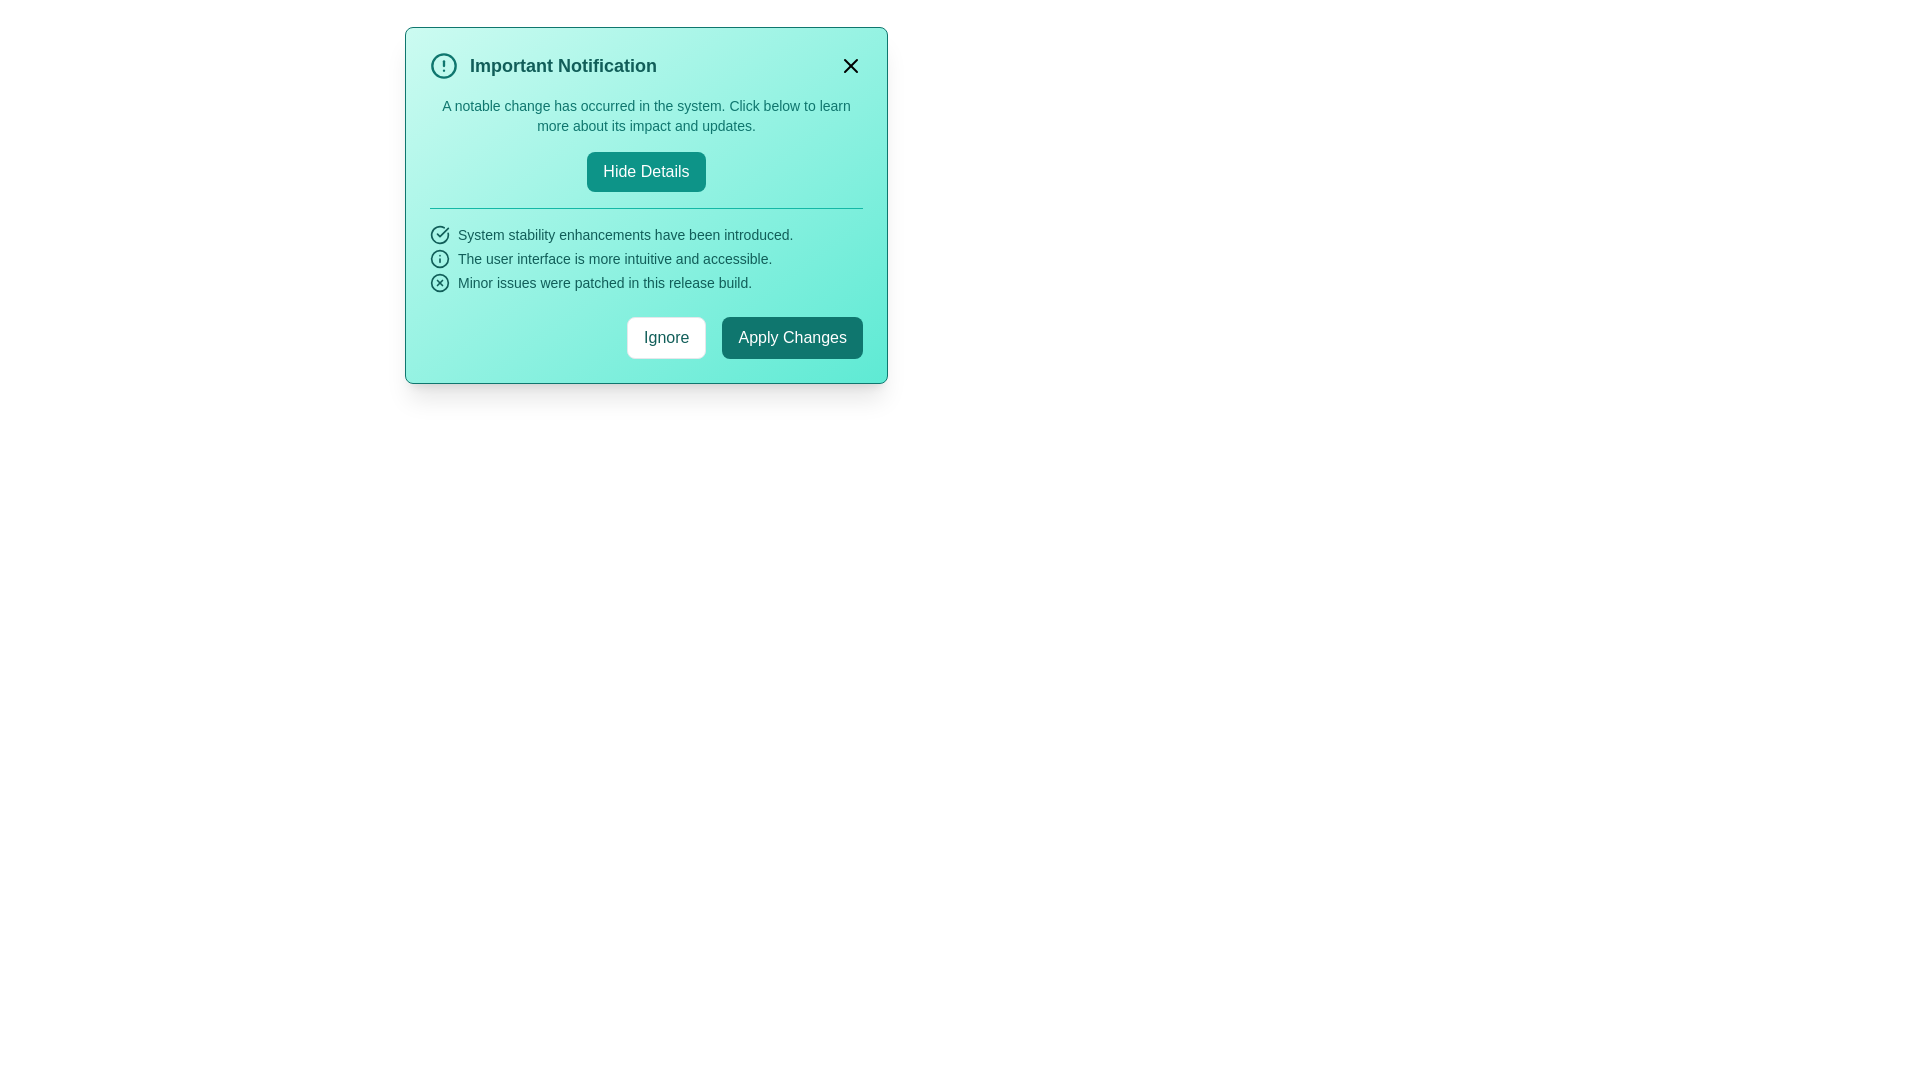  What do you see at coordinates (791, 337) in the screenshot?
I see `the 'Apply Changes' button, which is a teal rectangular button with rounded corners, displaying white text in a bold sans-serif typeface, located in the bottom-right portion of the modal dialog box` at bounding box center [791, 337].